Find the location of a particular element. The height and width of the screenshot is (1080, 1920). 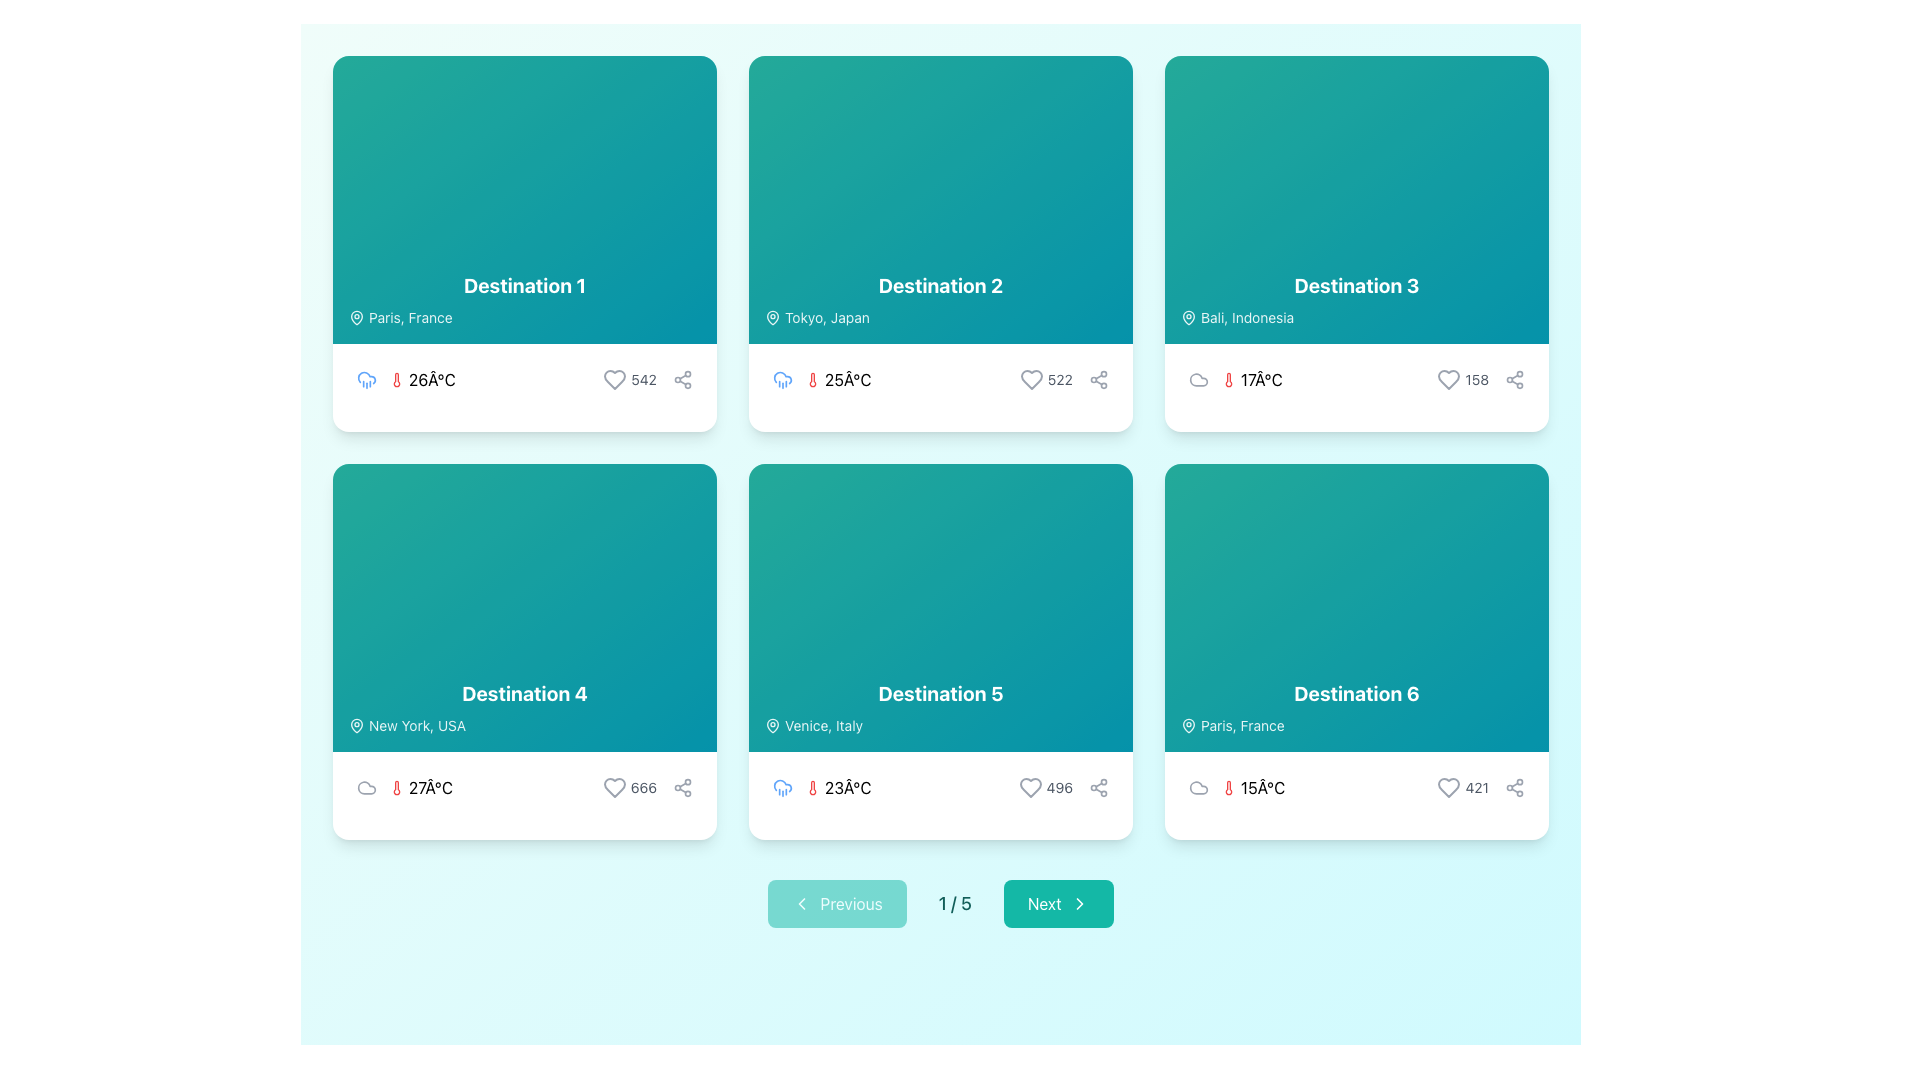

the interactive counter element featuring a gray heart icon and the number '496', located in the bottom-right section of the fifth destination card is located at coordinates (1044, 786).